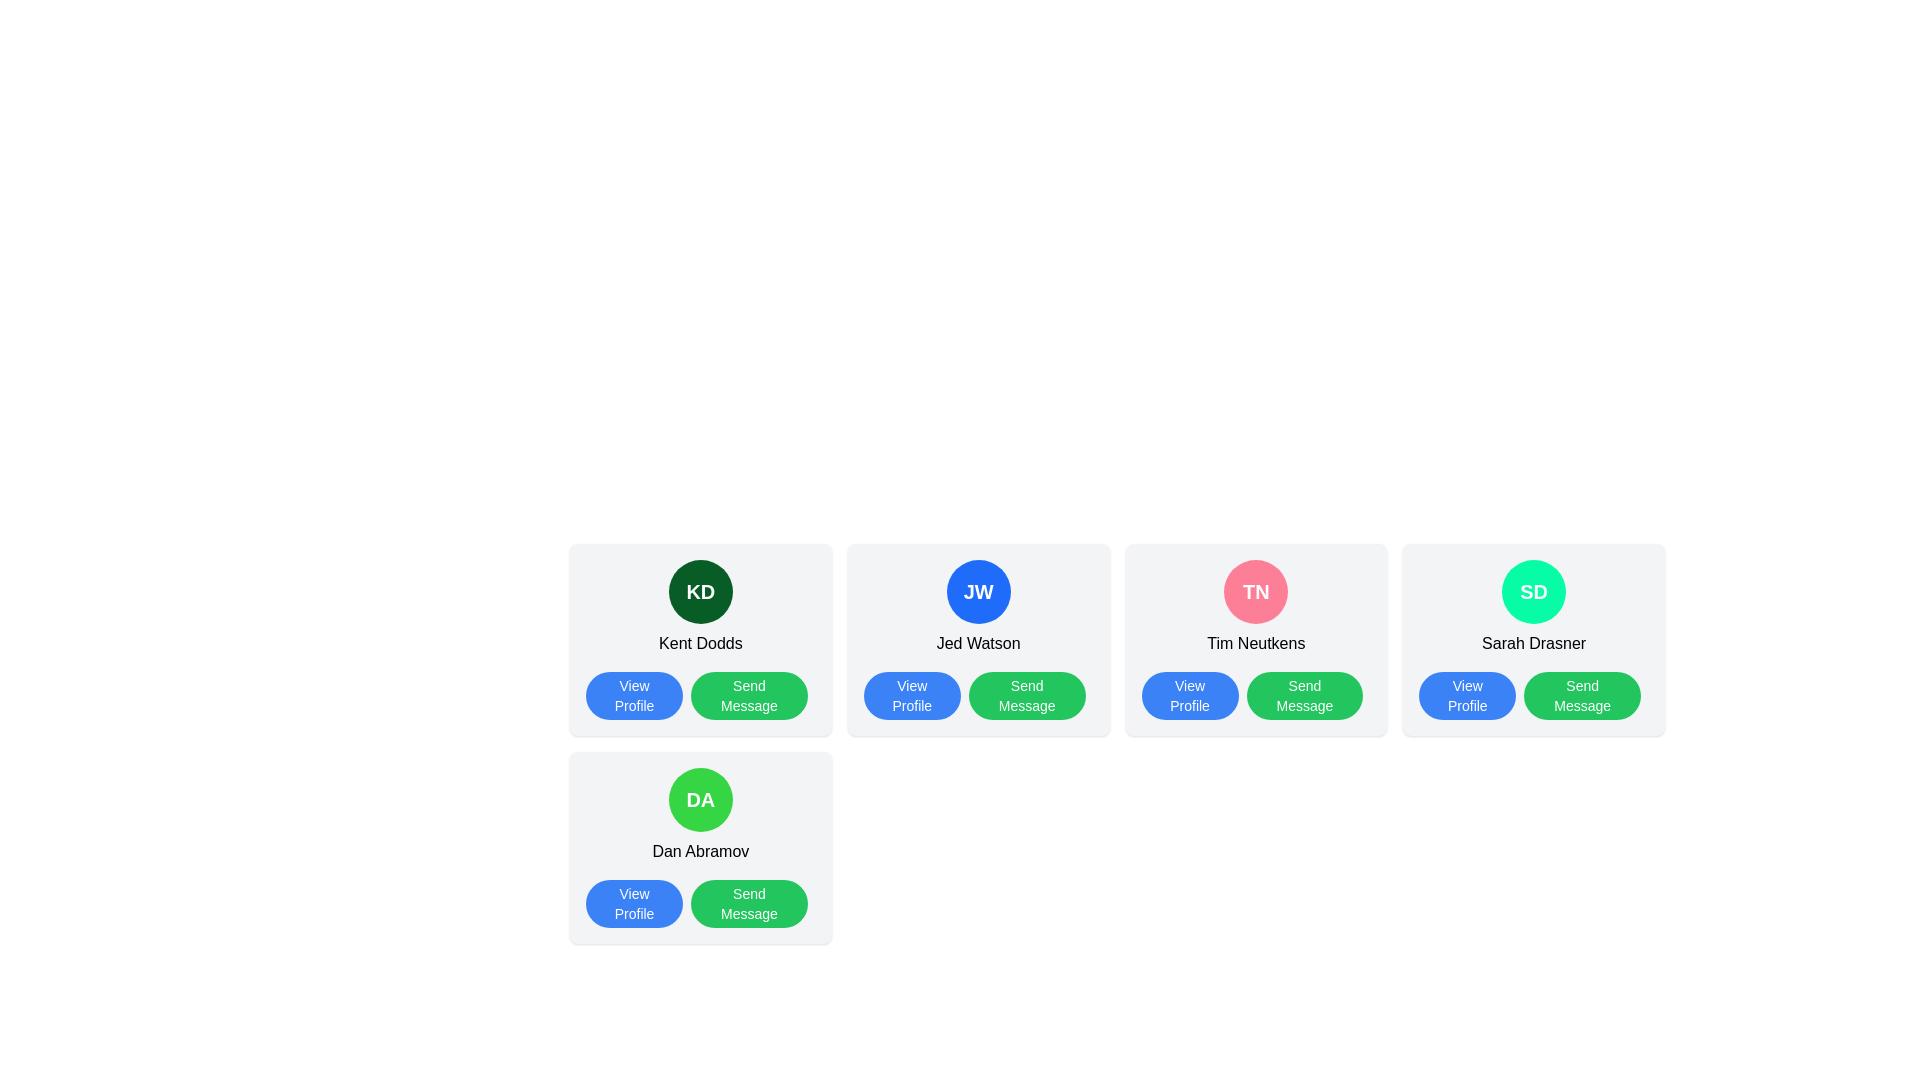 This screenshot has width=1920, height=1080. I want to click on the 'Send Message' button located in the bottom section of the card for 'Sarah Drasner', which is positioned below the text 'Sarah Drasner' and the initials 'SD', so click(1533, 694).